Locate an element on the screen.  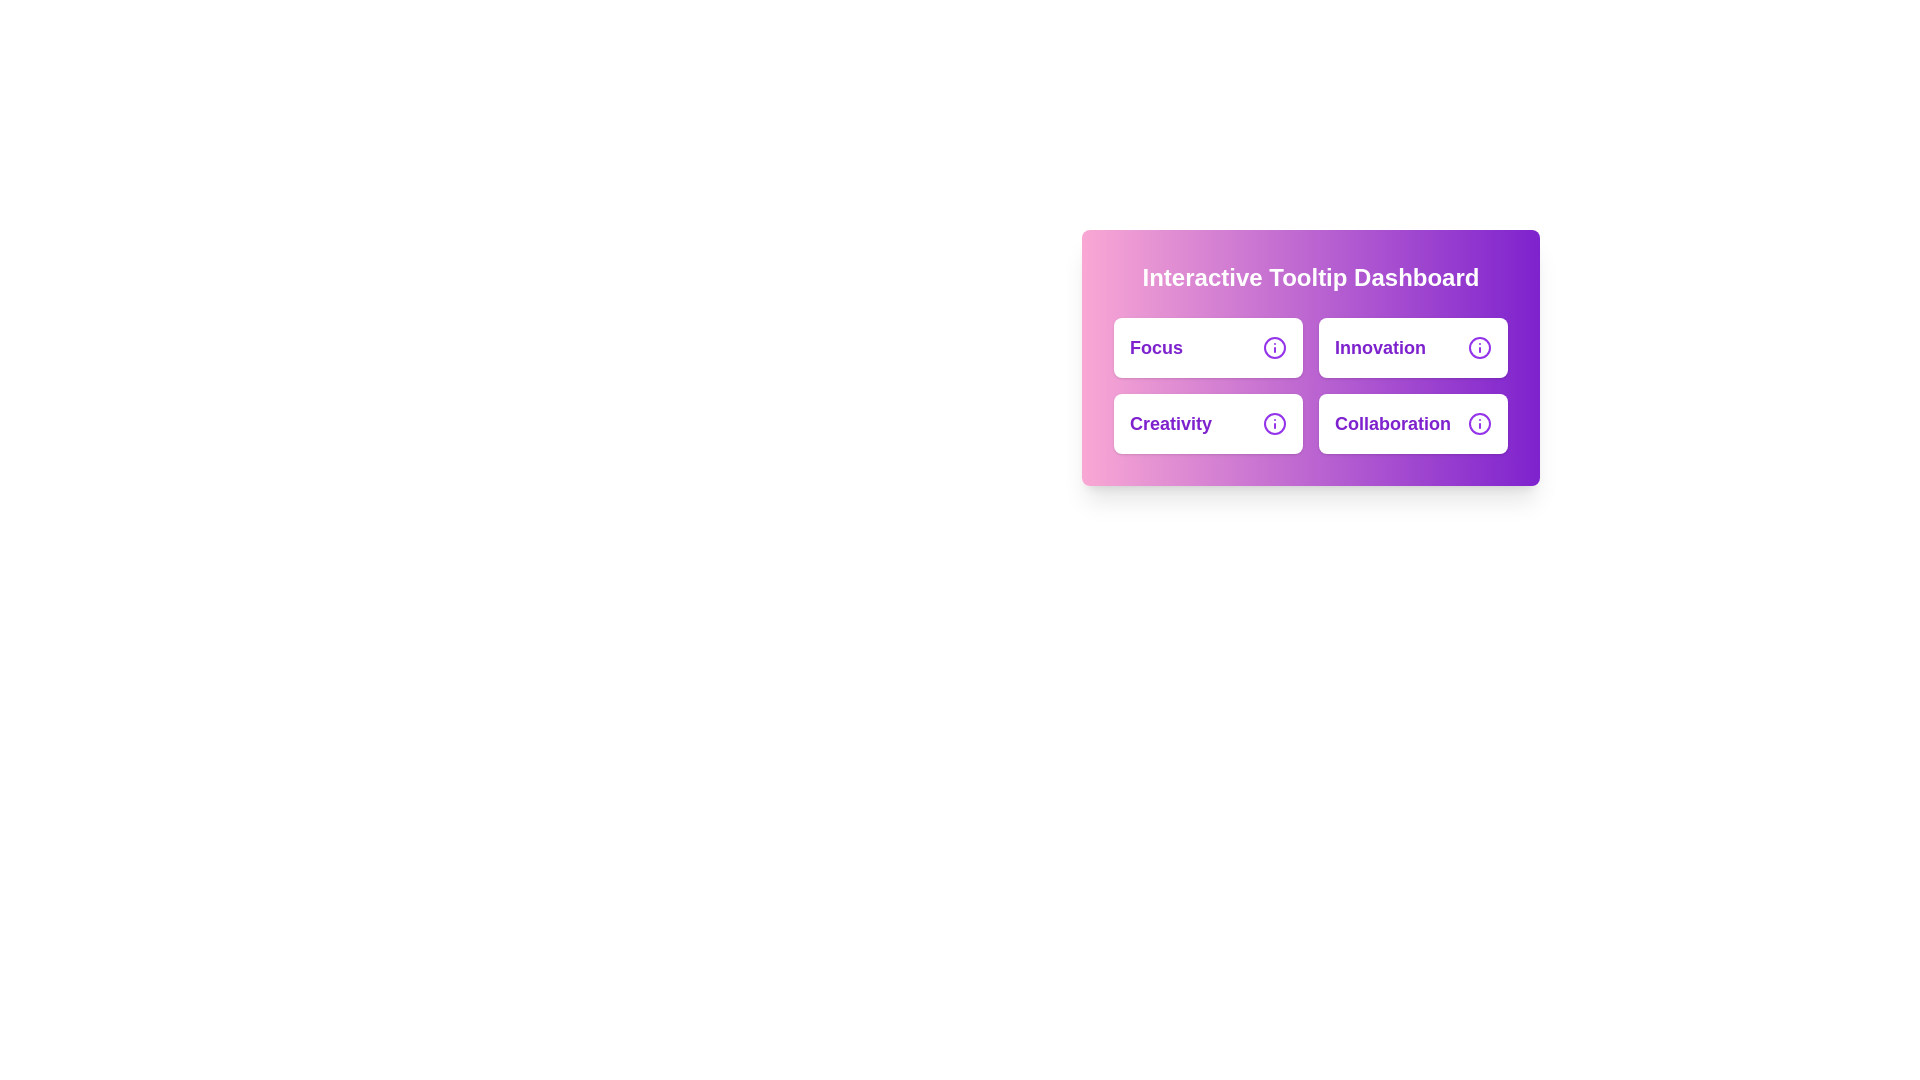
the text label reading 'Collaboration' in bold with purple text color, located in the bottom-right quadrant of the 'Interactive Tooltip Dashboard' is located at coordinates (1391, 423).